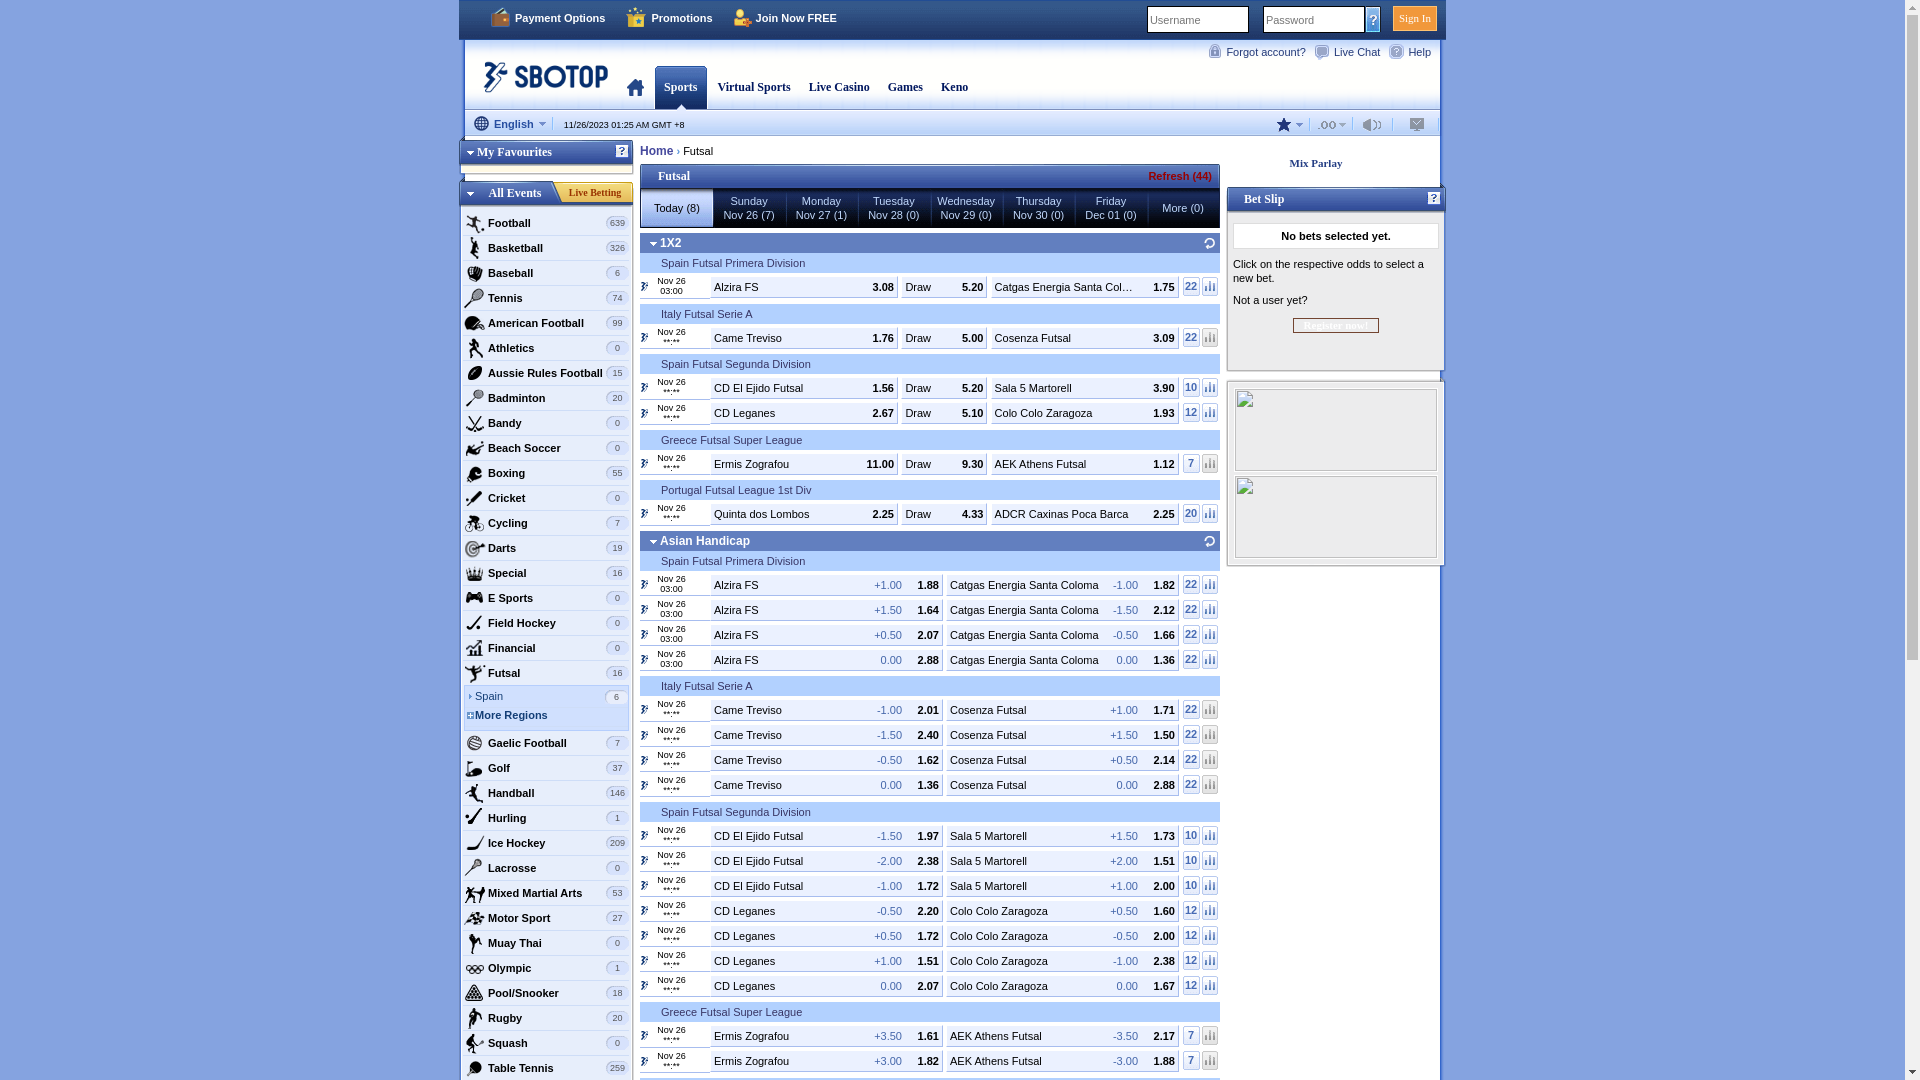 The height and width of the screenshot is (1080, 1920). Describe the element at coordinates (826, 1059) in the screenshot. I see `'1.82` at that location.